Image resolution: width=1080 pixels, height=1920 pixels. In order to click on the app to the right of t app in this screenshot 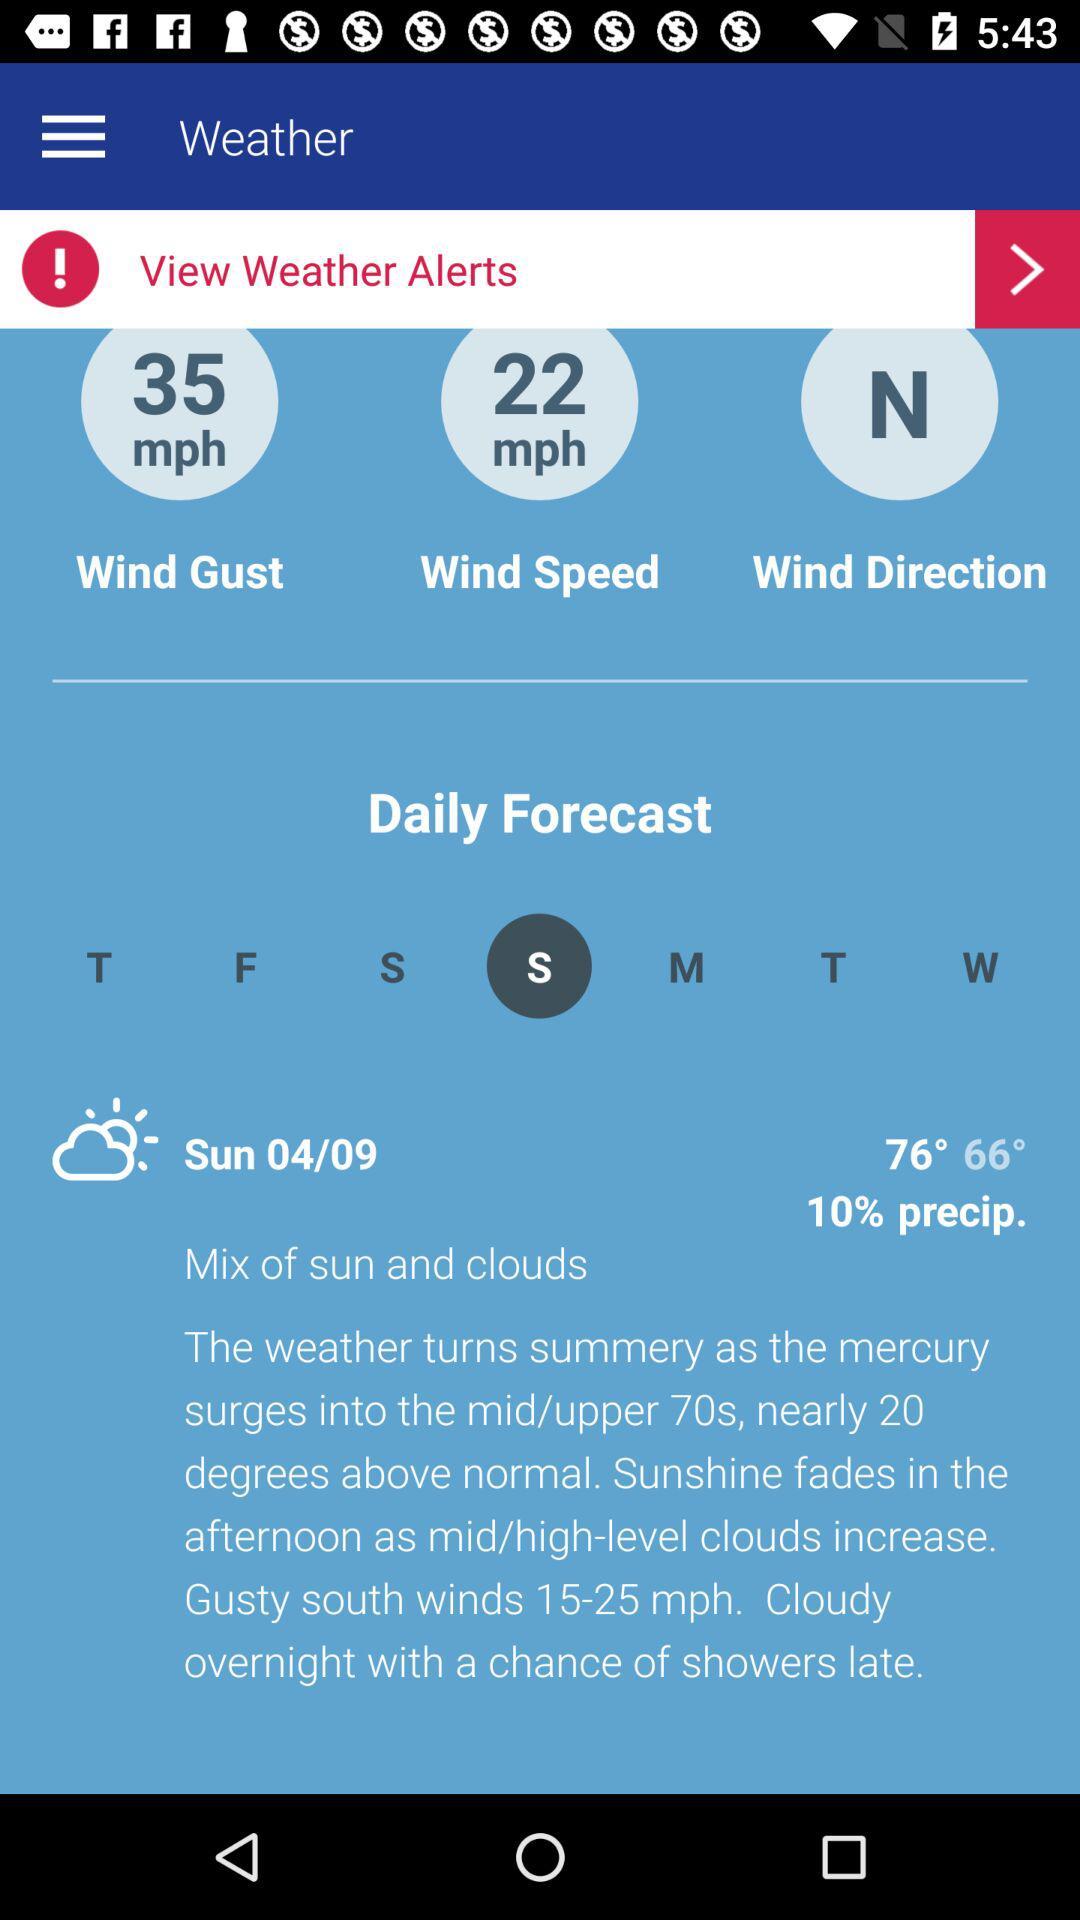, I will do `click(979, 965)`.